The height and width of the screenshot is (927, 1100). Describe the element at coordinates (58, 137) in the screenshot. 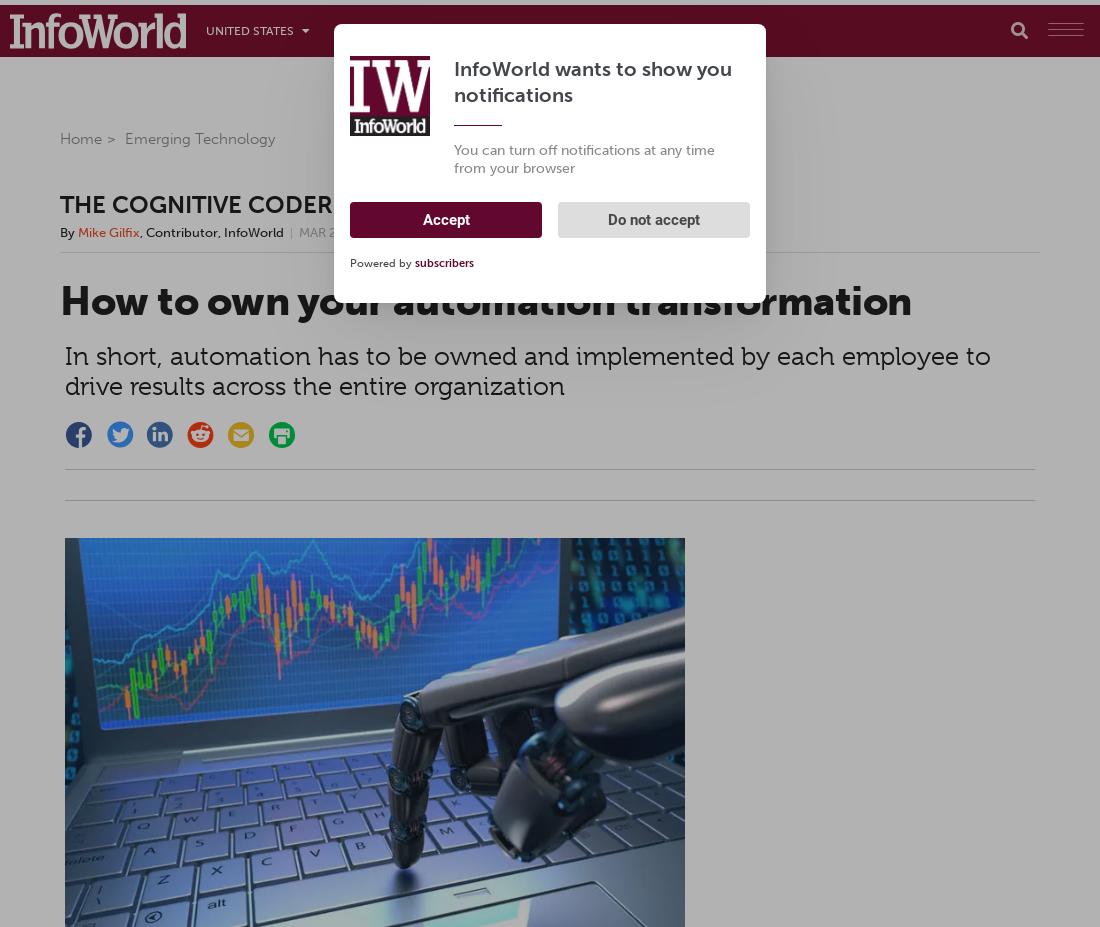

I see `'Home'` at that location.